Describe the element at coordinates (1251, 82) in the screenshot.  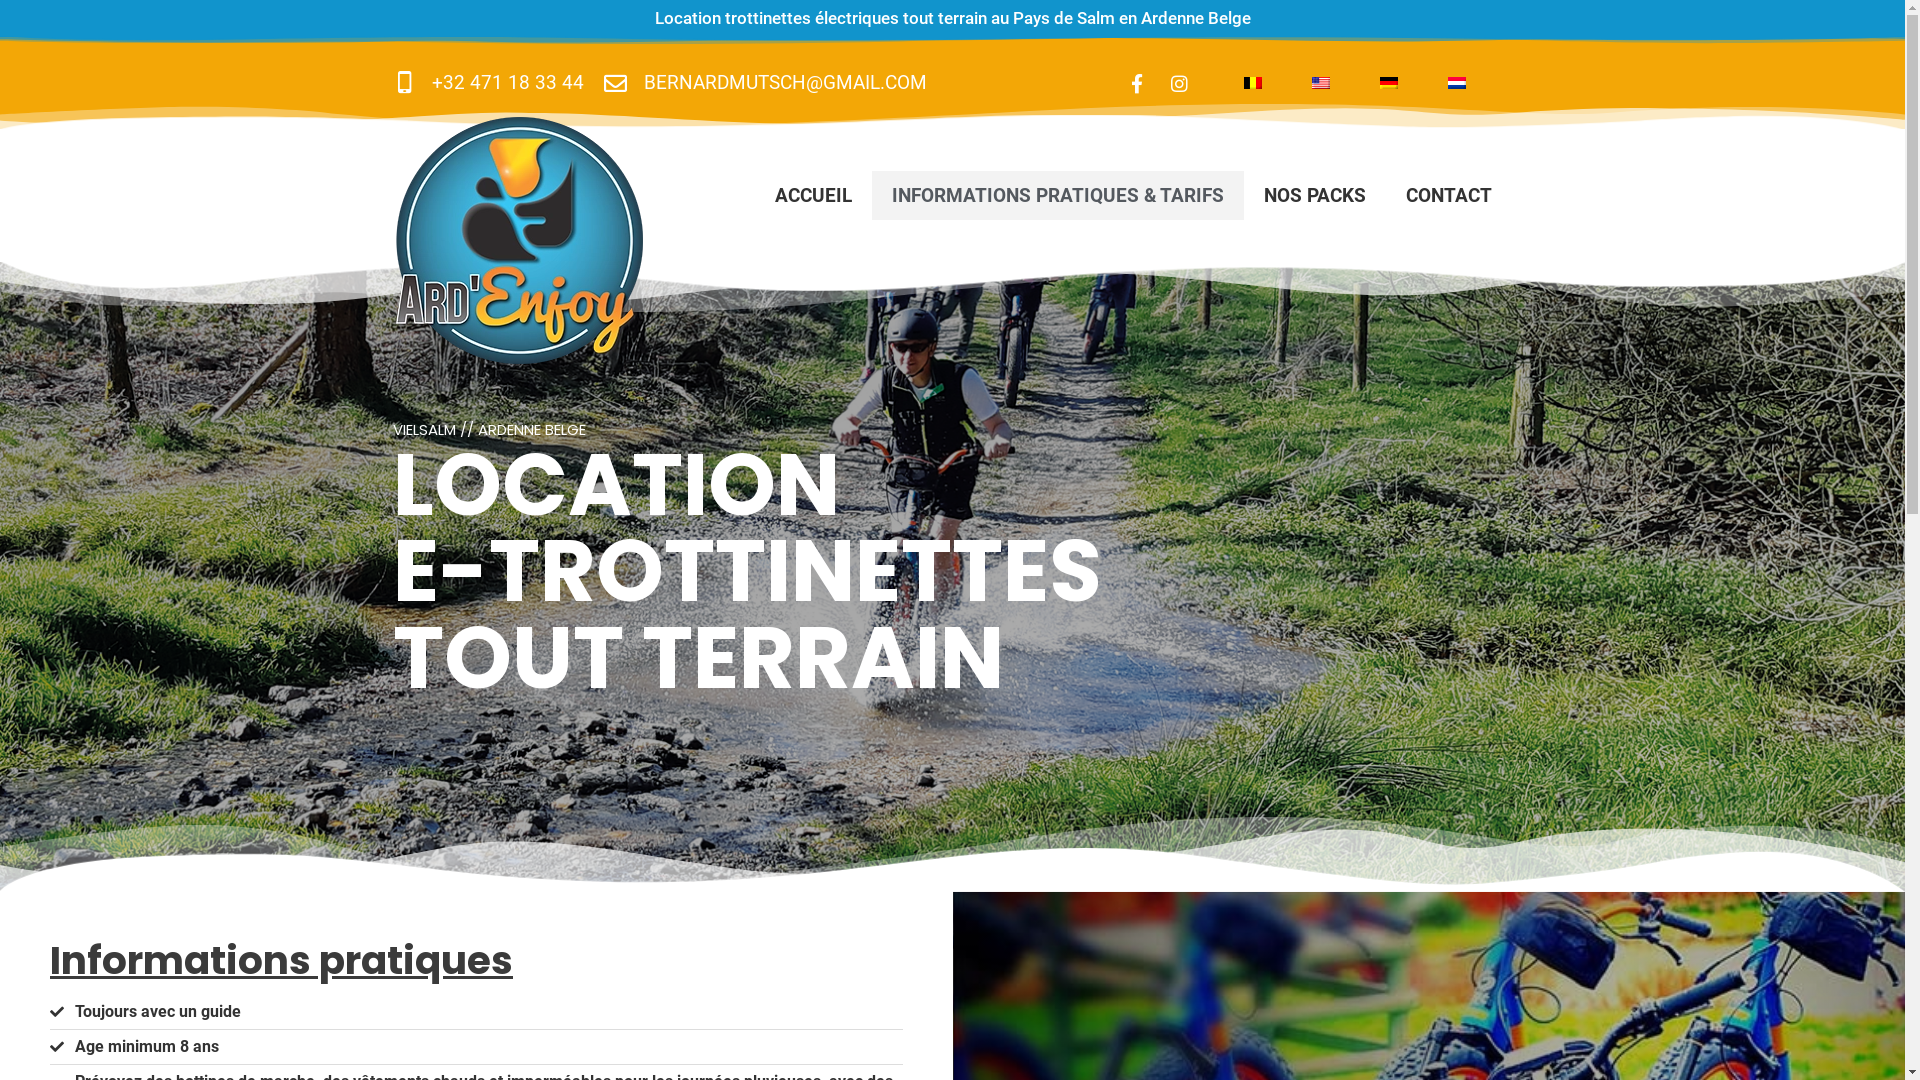
I see `'French'` at that location.